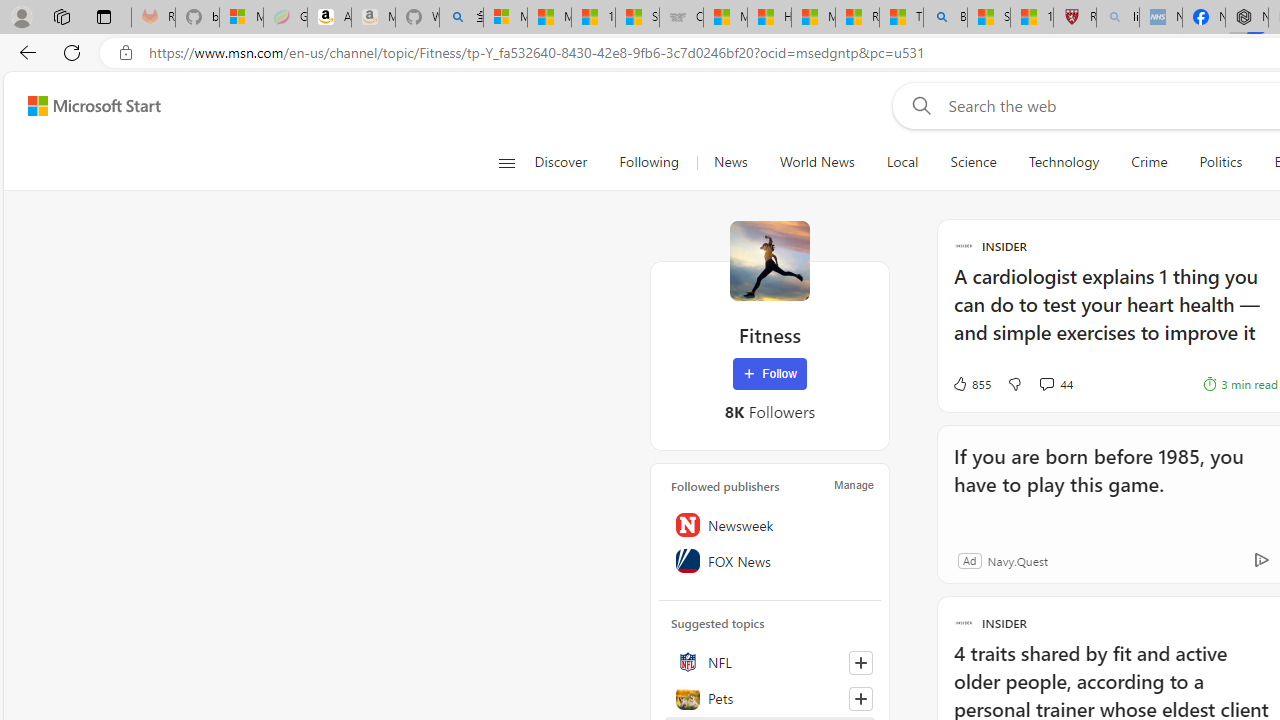  I want to click on 'Politics', so click(1220, 162).